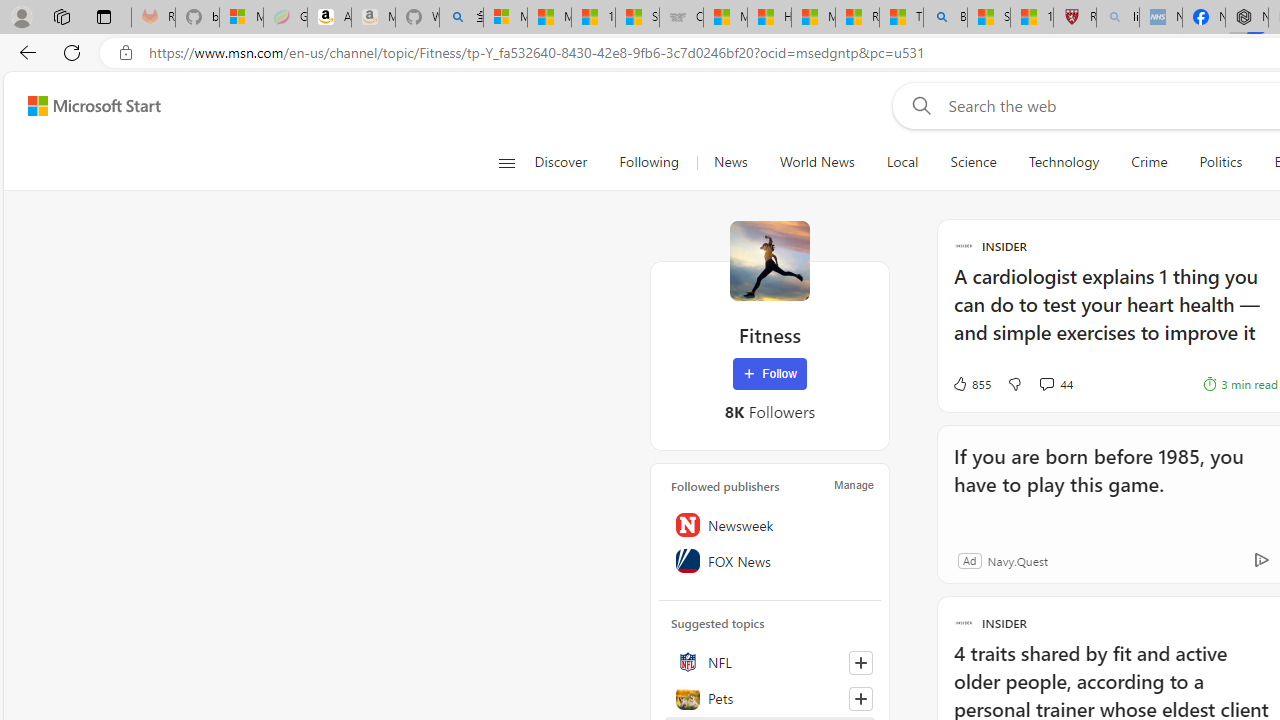  I want to click on 'Politics', so click(1220, 162).